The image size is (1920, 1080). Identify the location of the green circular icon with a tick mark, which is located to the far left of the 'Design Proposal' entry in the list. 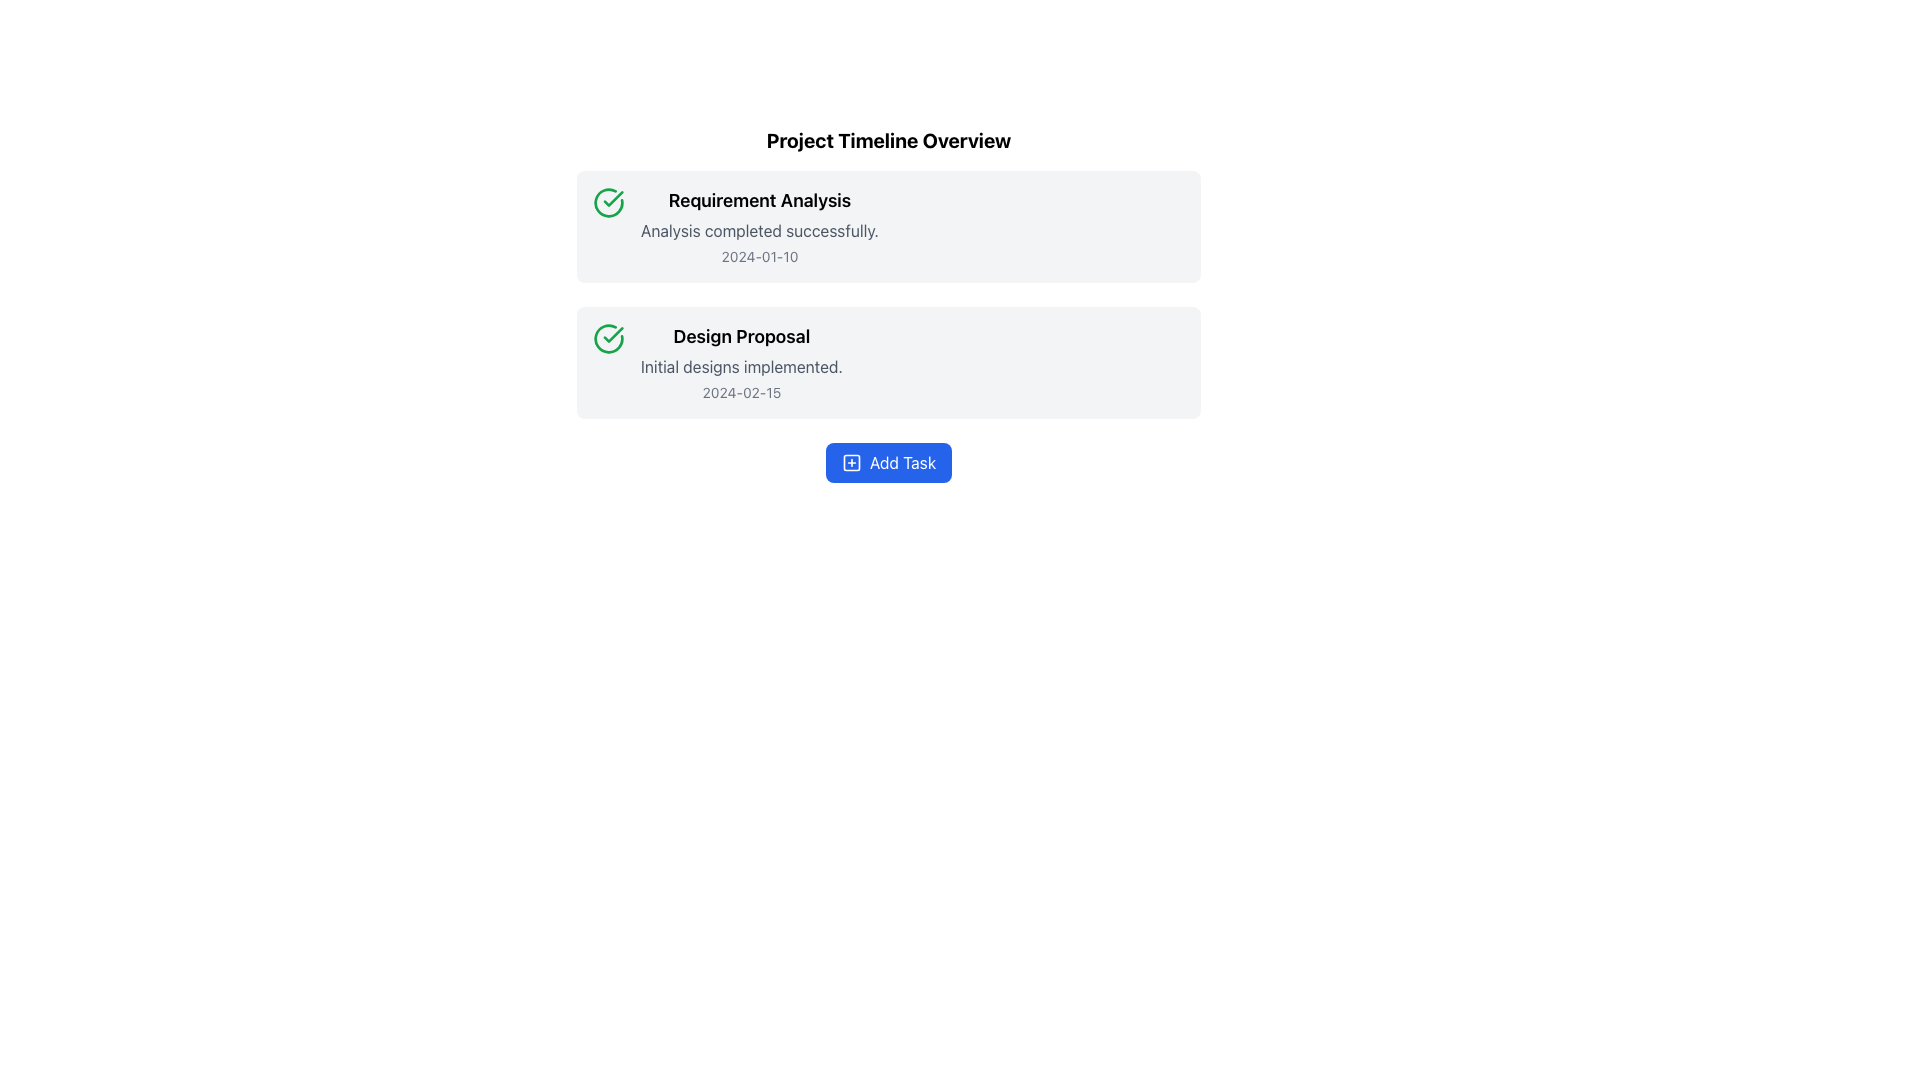
(608, 338).